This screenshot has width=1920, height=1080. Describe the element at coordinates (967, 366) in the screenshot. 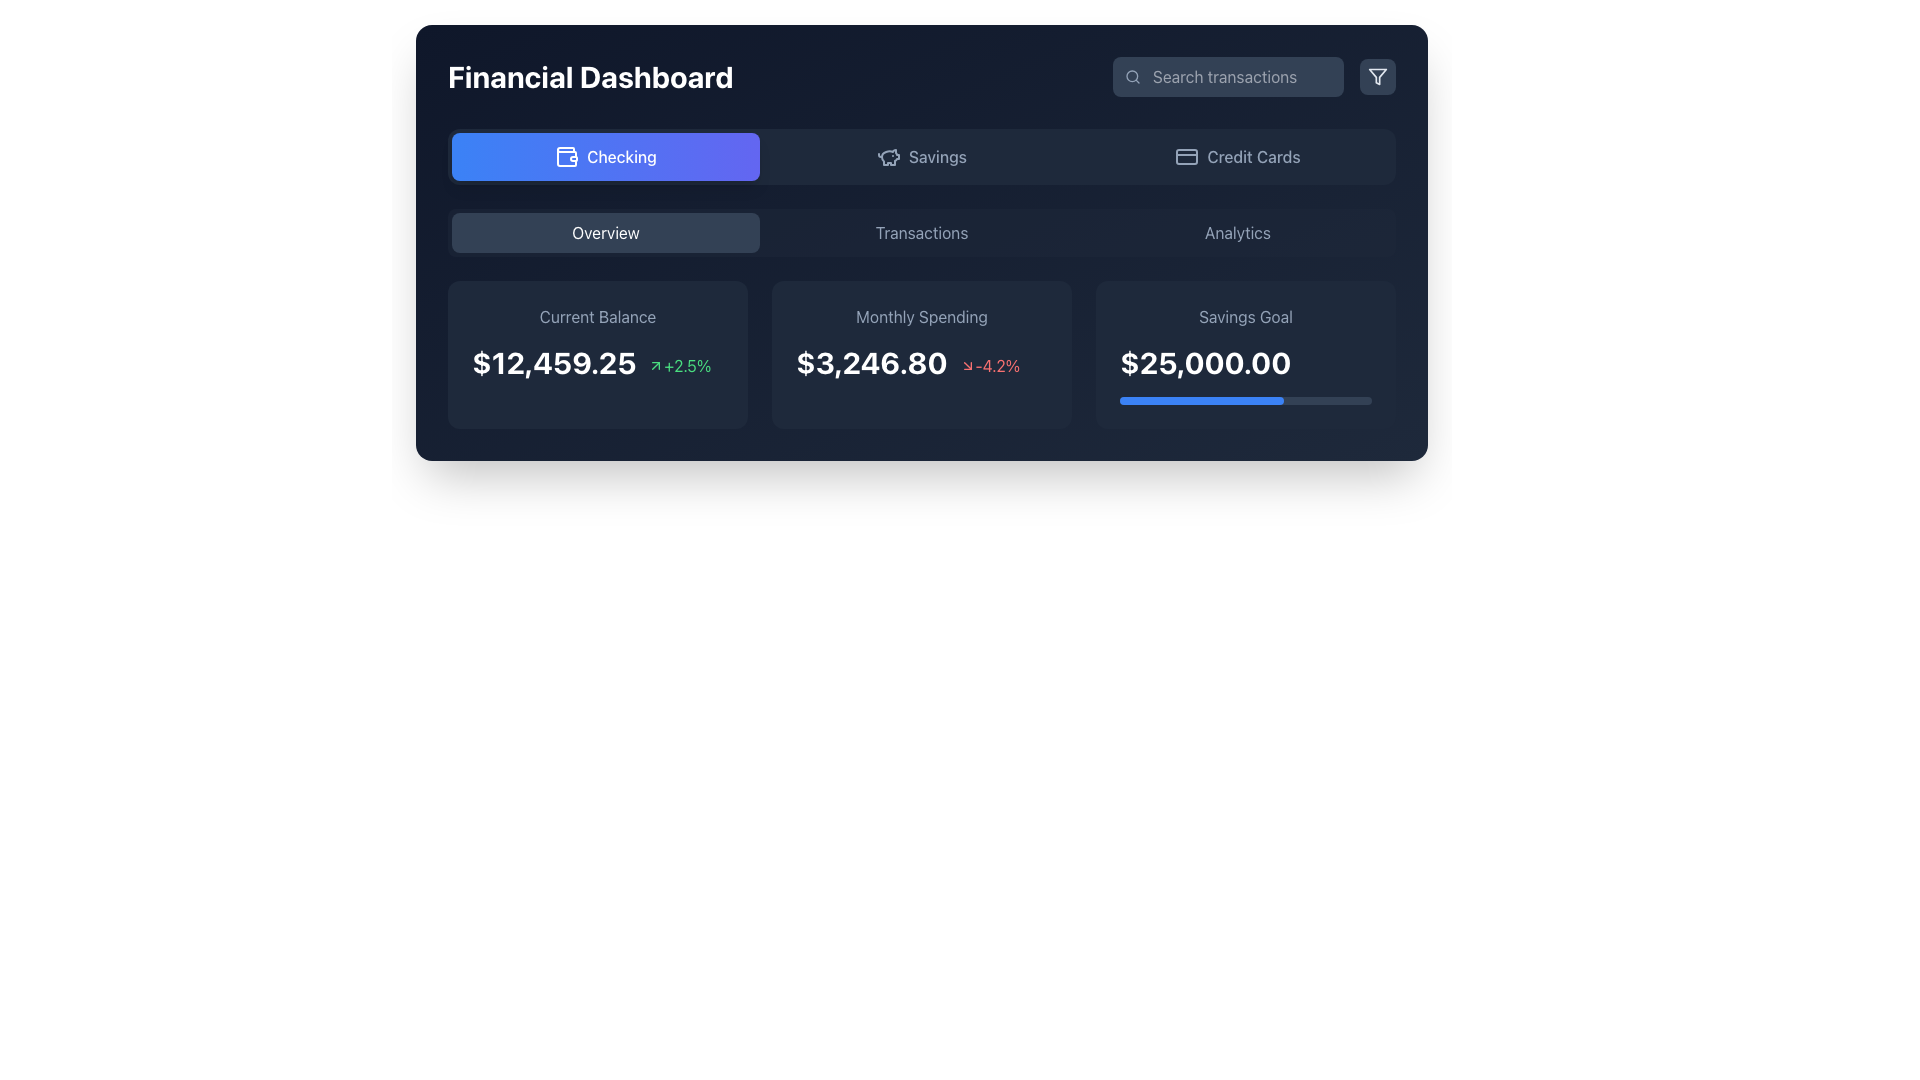

I see `the downward trend arrow icon located in the 'Monthly Spending' section of the dashboard, which is positioned to the right of the spending amount ($3,246.80)` at that location.